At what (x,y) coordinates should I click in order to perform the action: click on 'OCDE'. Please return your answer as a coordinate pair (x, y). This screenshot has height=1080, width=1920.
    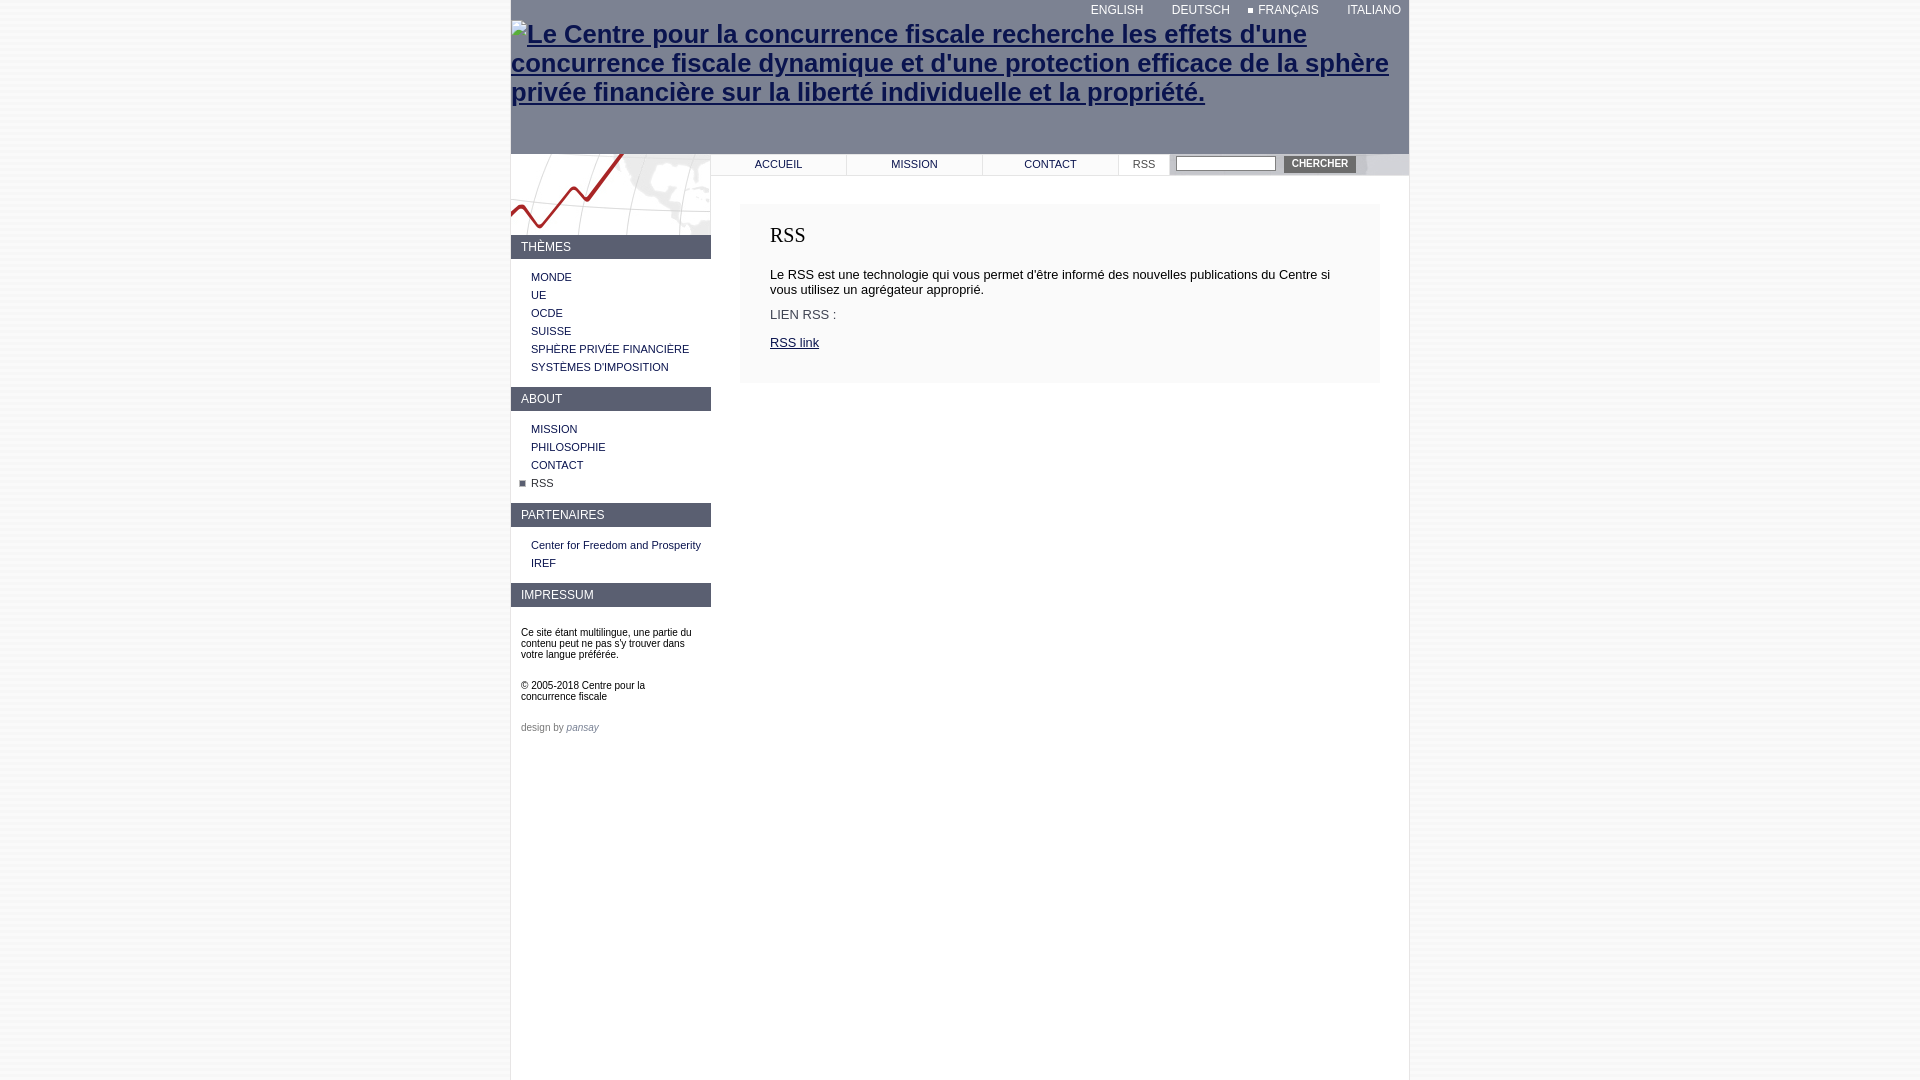
    Looking at the image, I should click on (547, 312).